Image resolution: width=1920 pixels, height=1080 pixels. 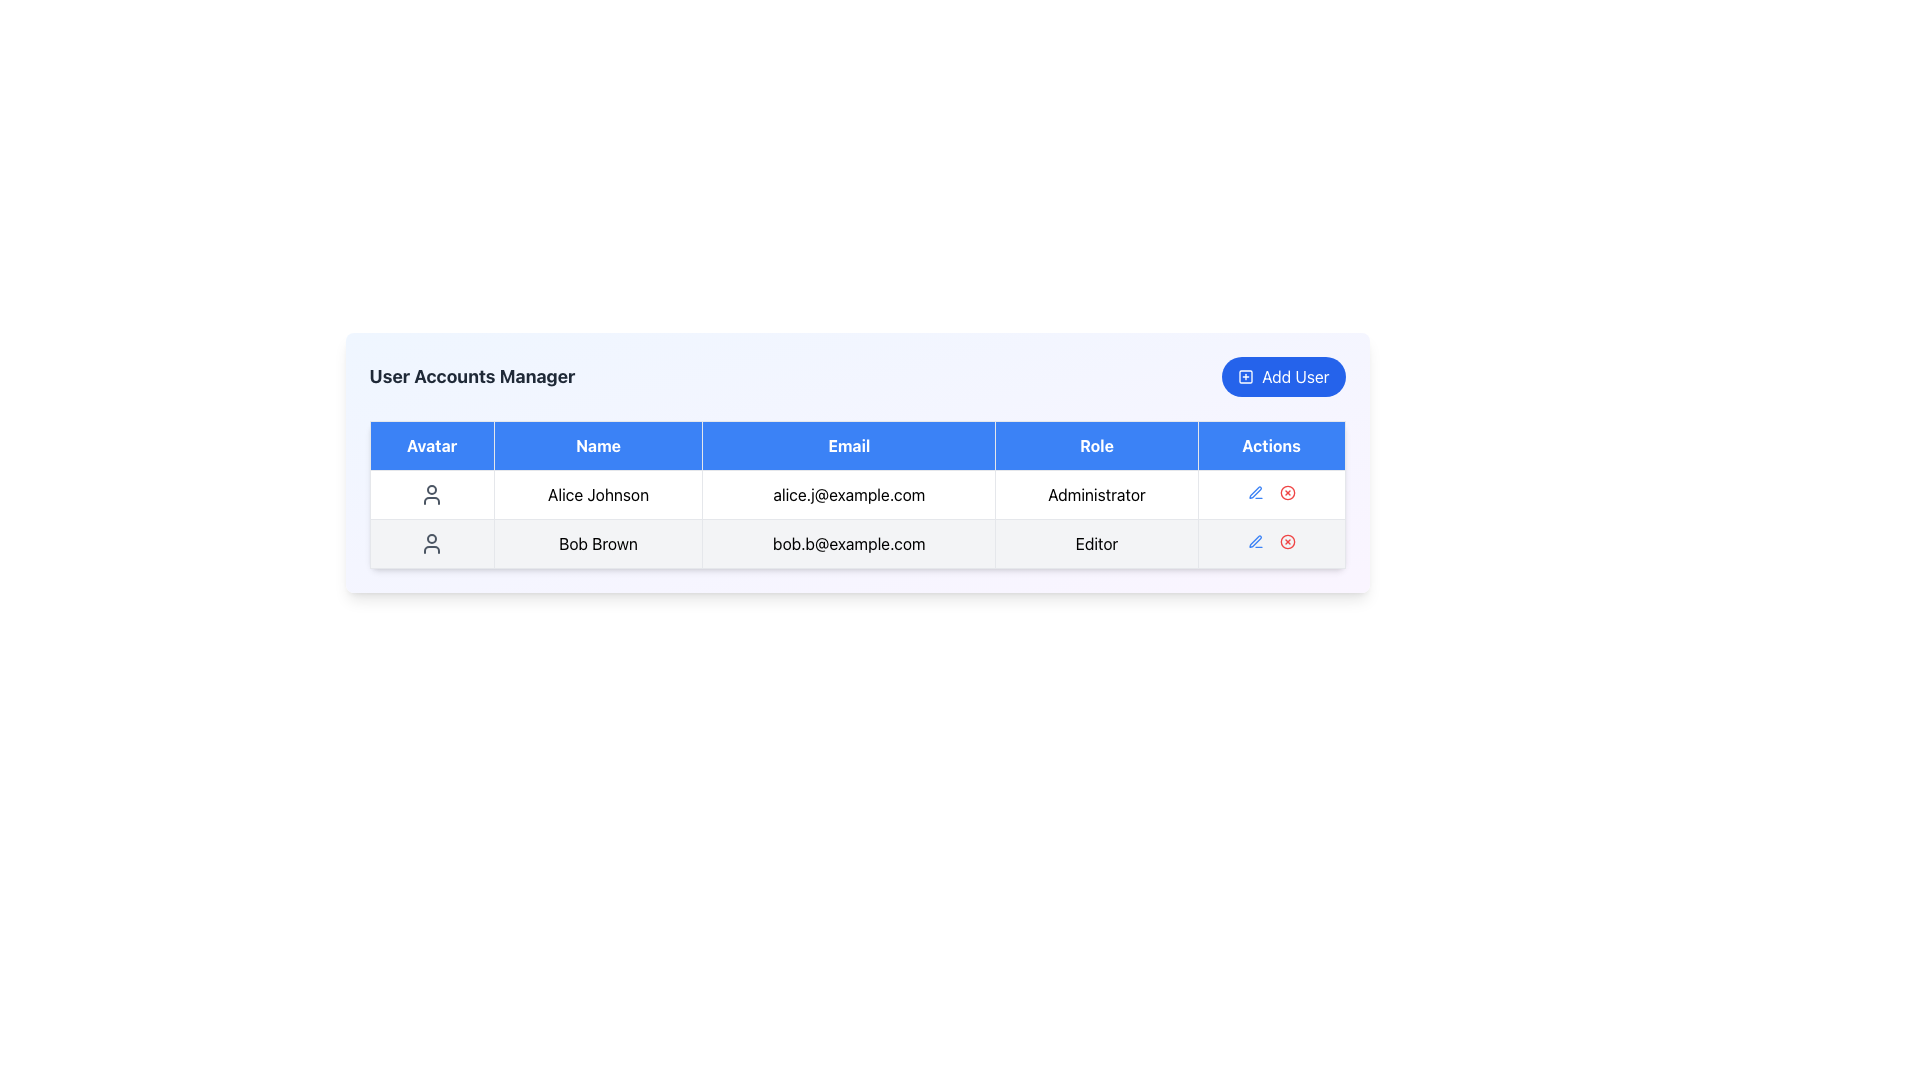 I want to click on the SVG icon located to the left of the 'Add User' button at the top-right corner above the table, so click(x=1245, y=377).